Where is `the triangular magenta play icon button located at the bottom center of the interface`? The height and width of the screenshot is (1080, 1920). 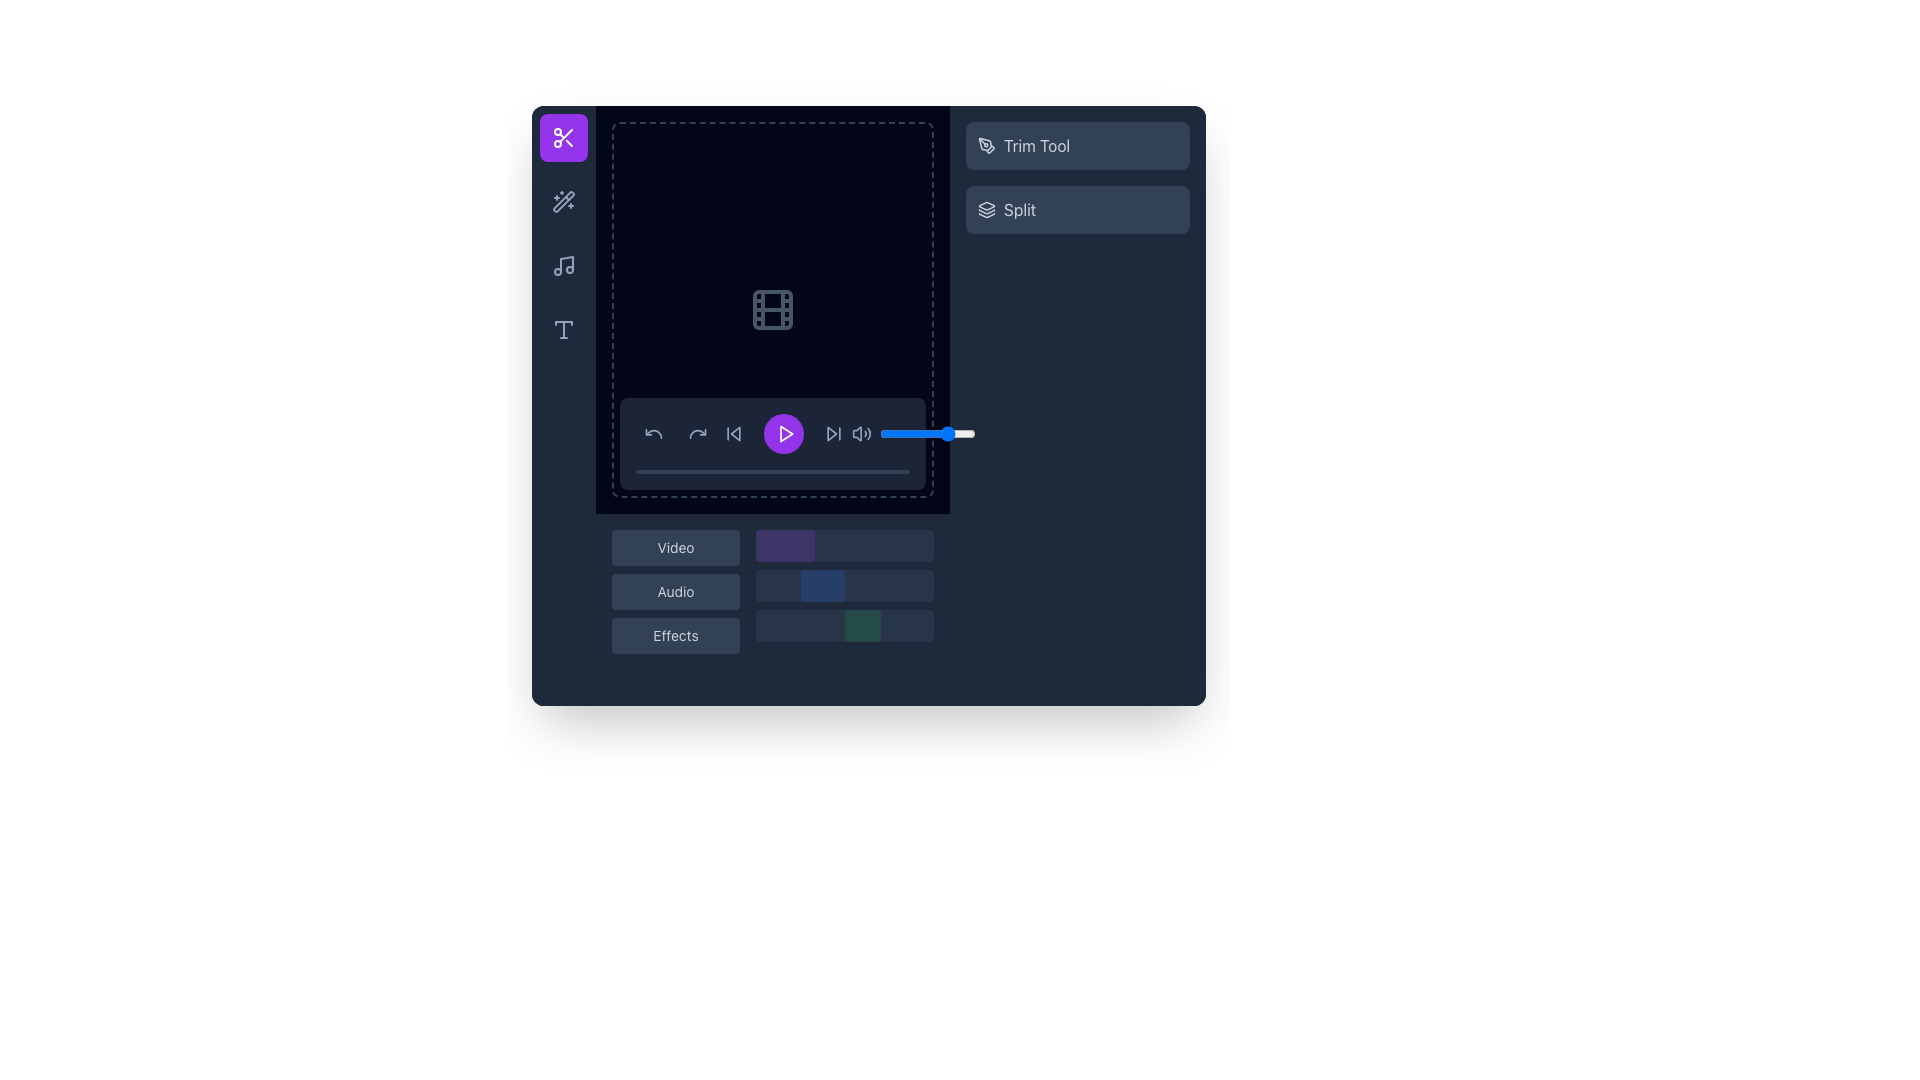 the triangular magenta play icon button located at the bottom center of the interface is located at coordinates (785, 433).